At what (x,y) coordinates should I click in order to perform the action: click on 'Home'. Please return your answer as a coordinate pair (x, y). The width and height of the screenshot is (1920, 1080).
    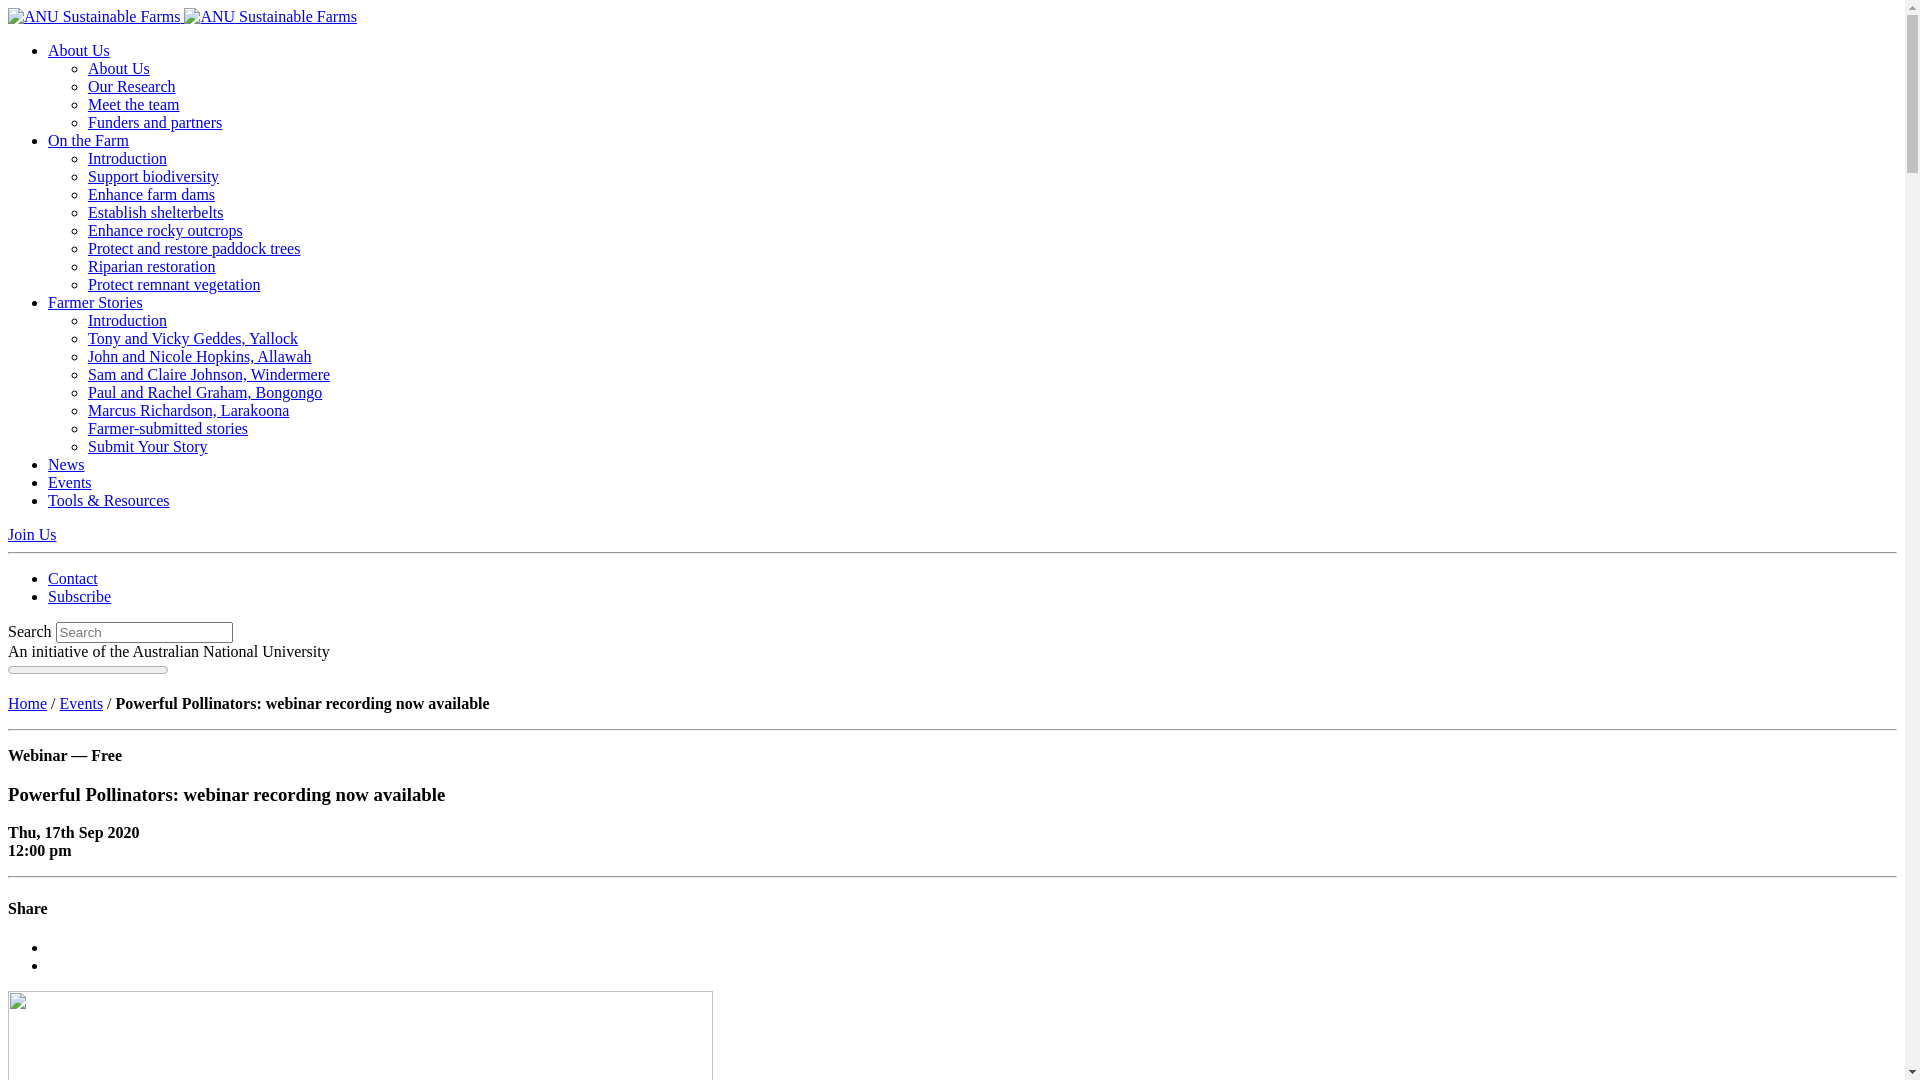
    Looking at the image, I should click on (27, 702).